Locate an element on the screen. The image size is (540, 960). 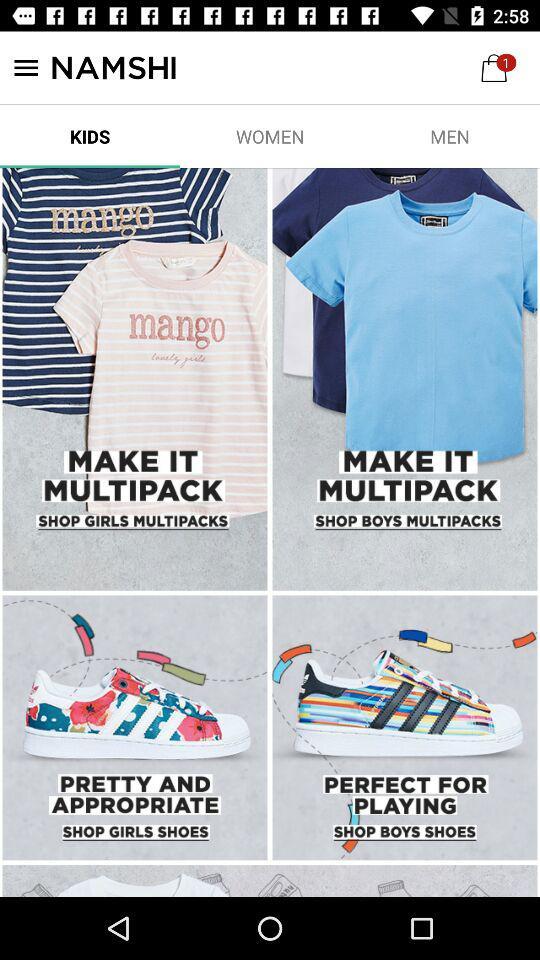
the item next to men is located at coordinates (270, 135).